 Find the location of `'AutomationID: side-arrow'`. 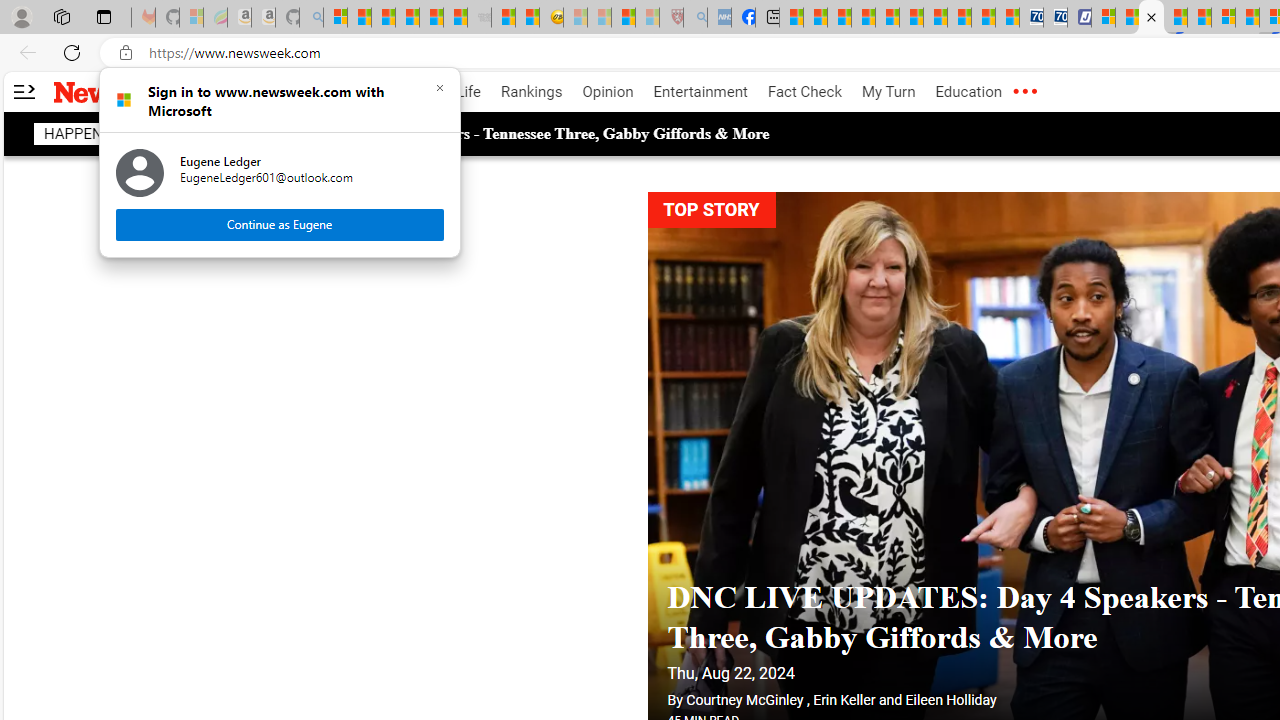

'AutomationID: side-arrow' is located at coordinates (23, 92).